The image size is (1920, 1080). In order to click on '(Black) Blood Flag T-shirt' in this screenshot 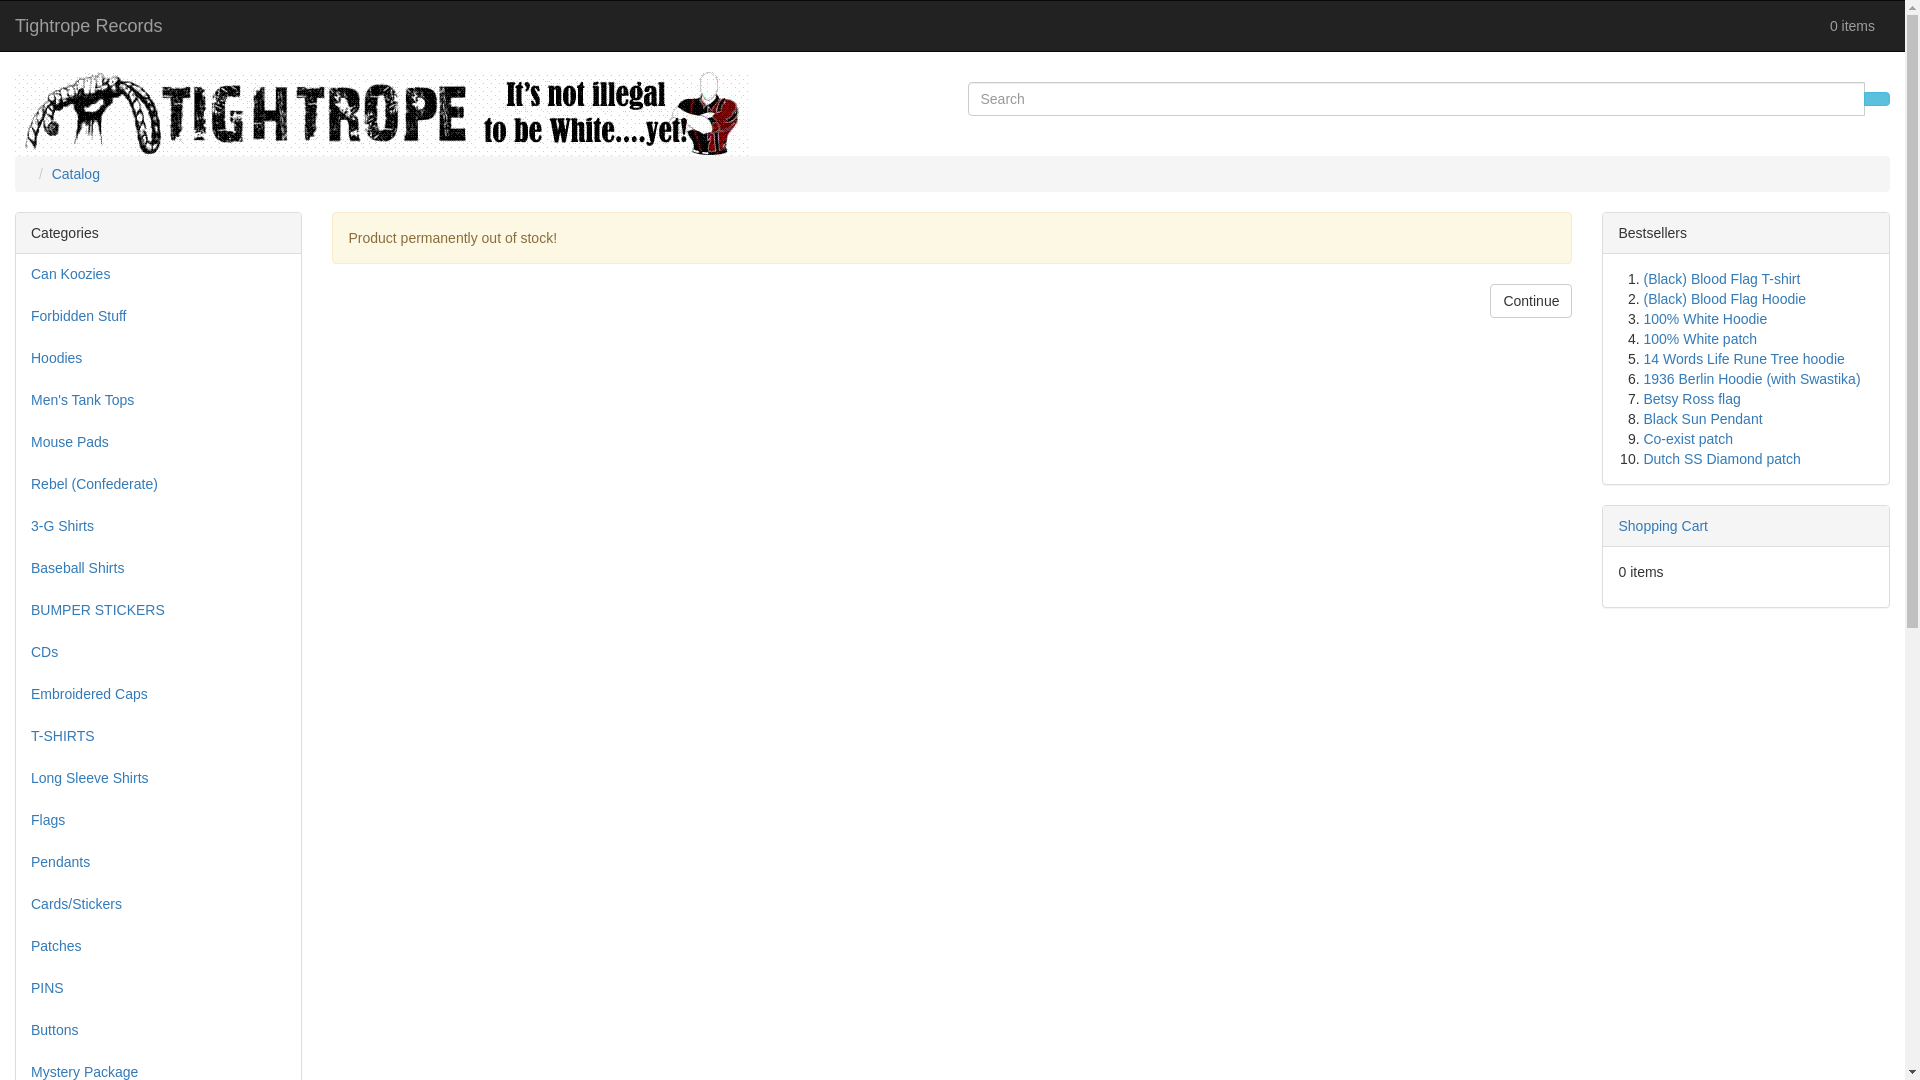, I will do `click(1720, 278)`.